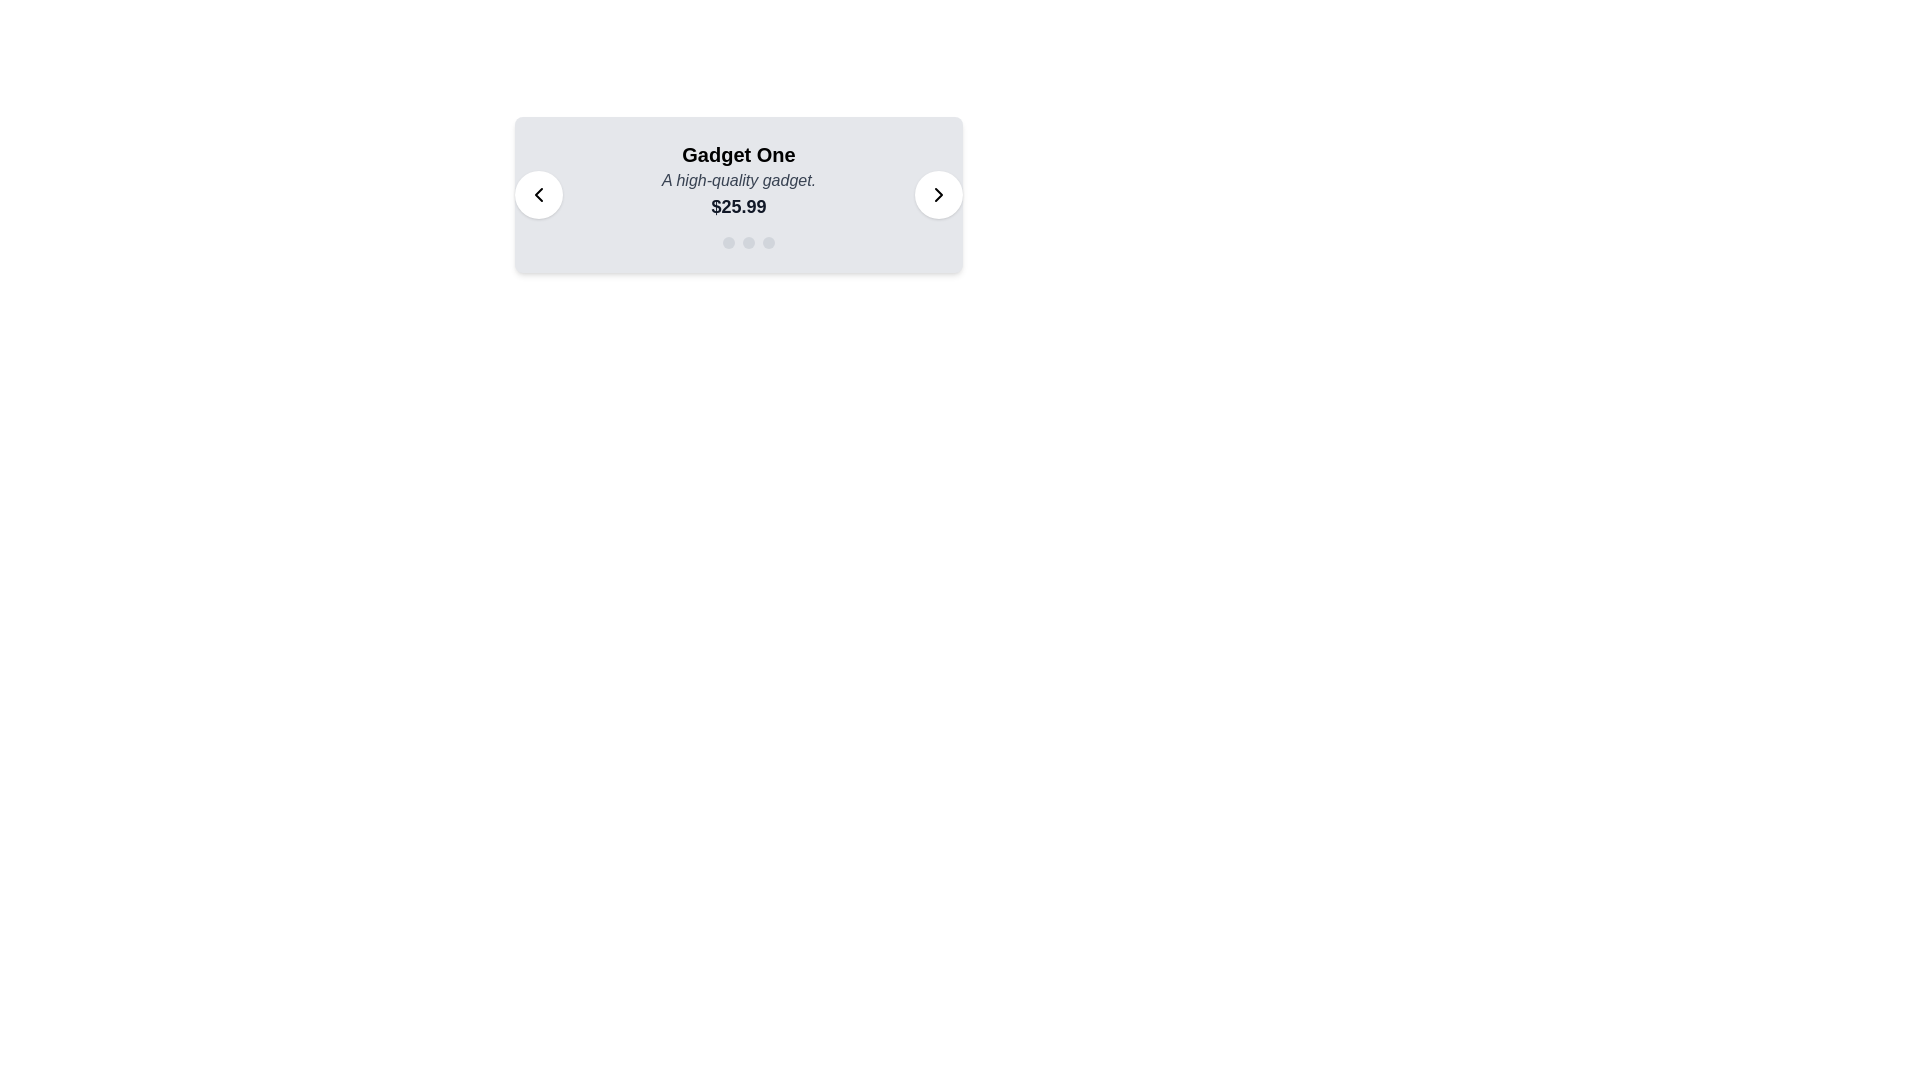 The height and width of the screenshot is (1080, 1920). Describe the element at coordinates (738, 153) in the screenshot. I see `text label that presents the title or name of the item, which is positioned at the top of its sibling elements` at that location.